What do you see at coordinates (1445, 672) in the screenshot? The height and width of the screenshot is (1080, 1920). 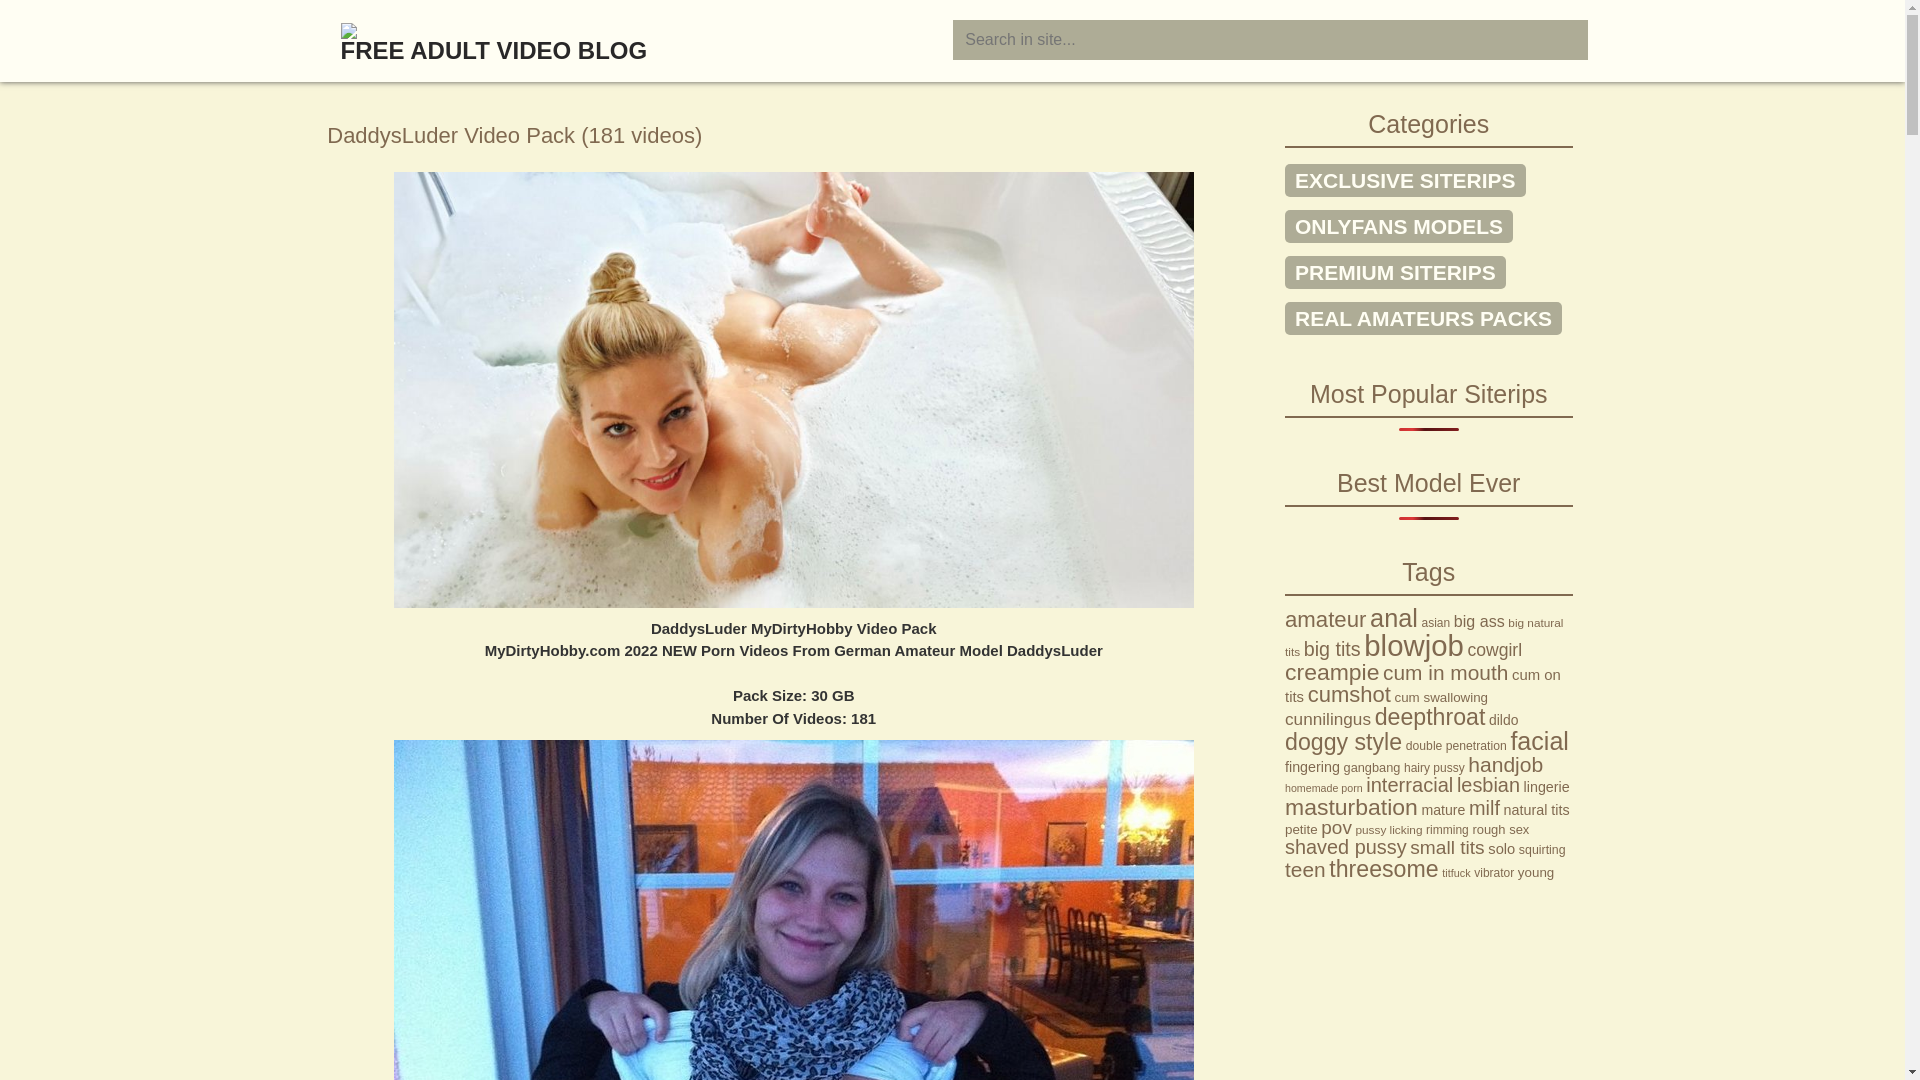 I see `'cum in mouth'` at bounding box center [1445, 672].